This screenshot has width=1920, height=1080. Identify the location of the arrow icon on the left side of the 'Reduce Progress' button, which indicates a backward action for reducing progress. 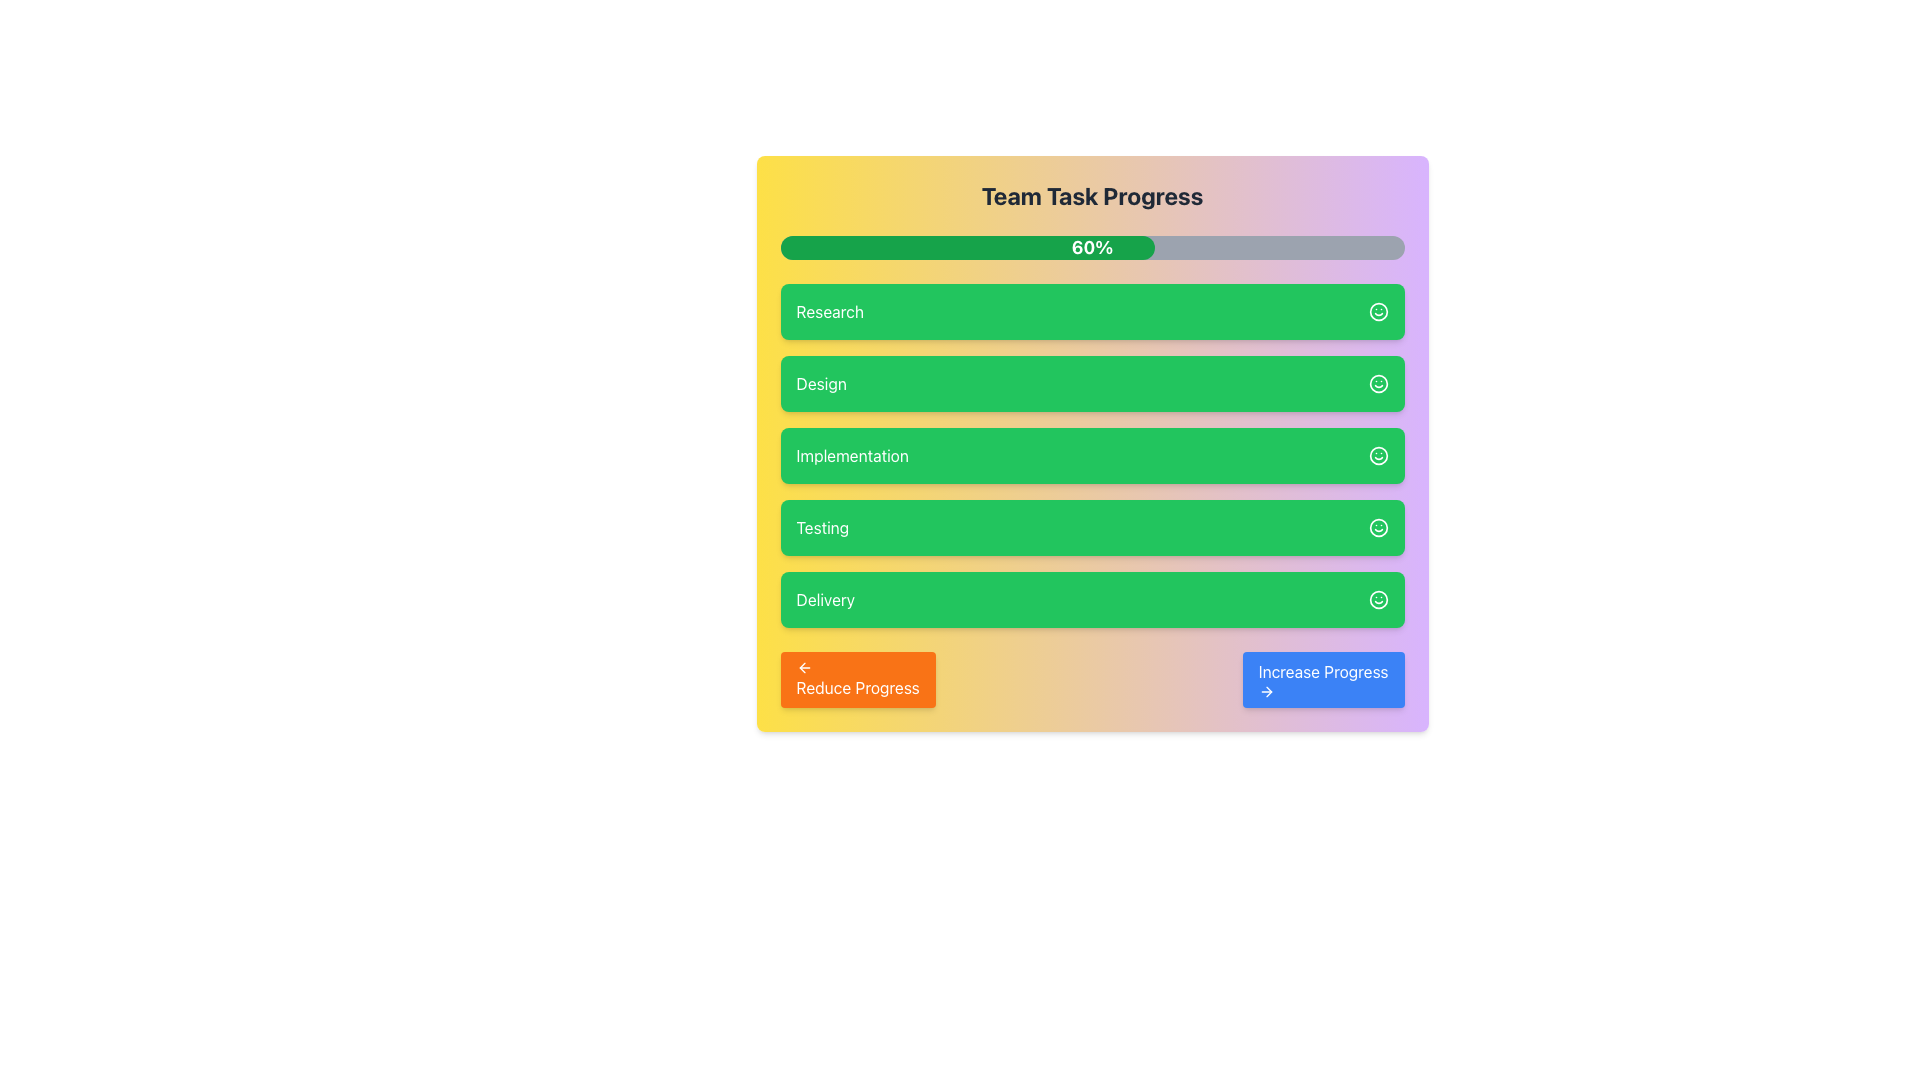
(804, 667).